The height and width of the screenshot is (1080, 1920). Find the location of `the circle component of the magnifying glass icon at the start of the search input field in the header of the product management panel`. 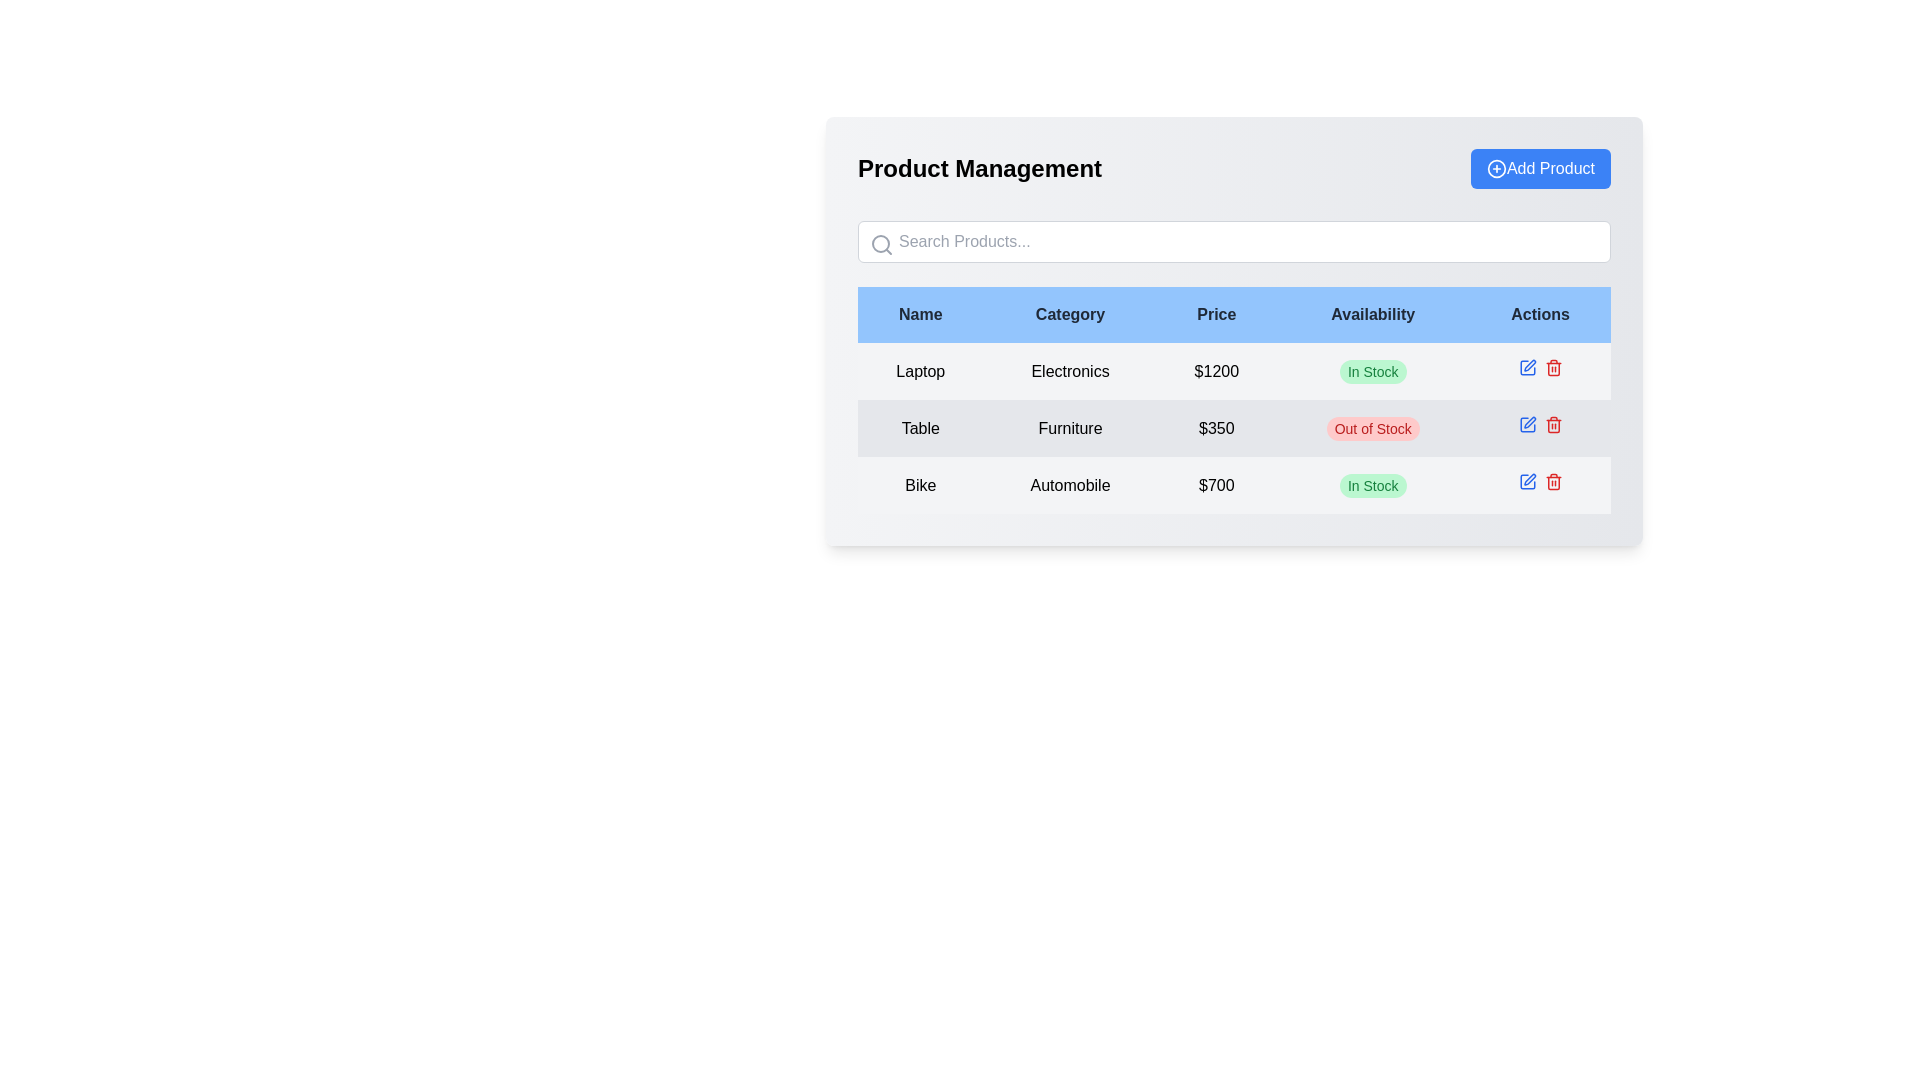

the circle component of the magnifying glass icon at the start of the search input field in the header of the product management panel is located at coordinates (880, 242).